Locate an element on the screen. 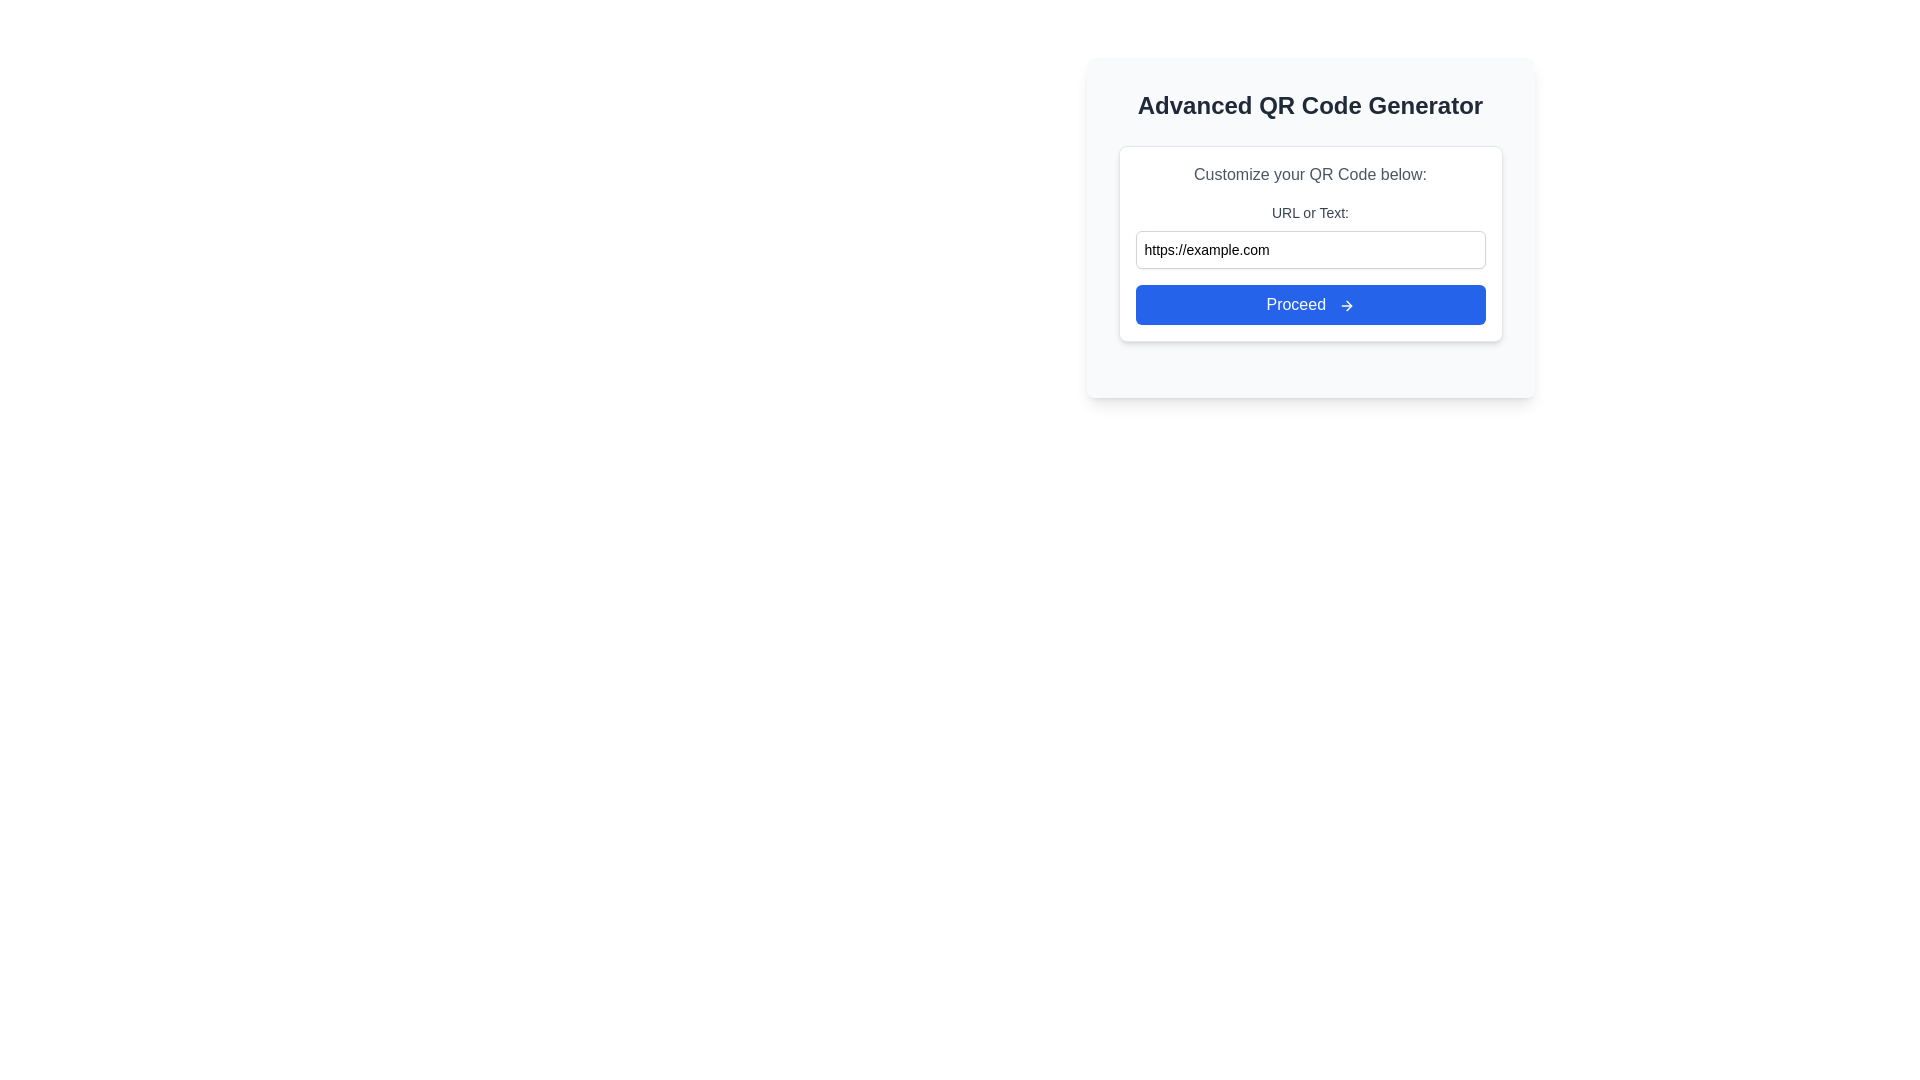  the text input field of the QR code generation panel is located at coordinates (1310, 226).